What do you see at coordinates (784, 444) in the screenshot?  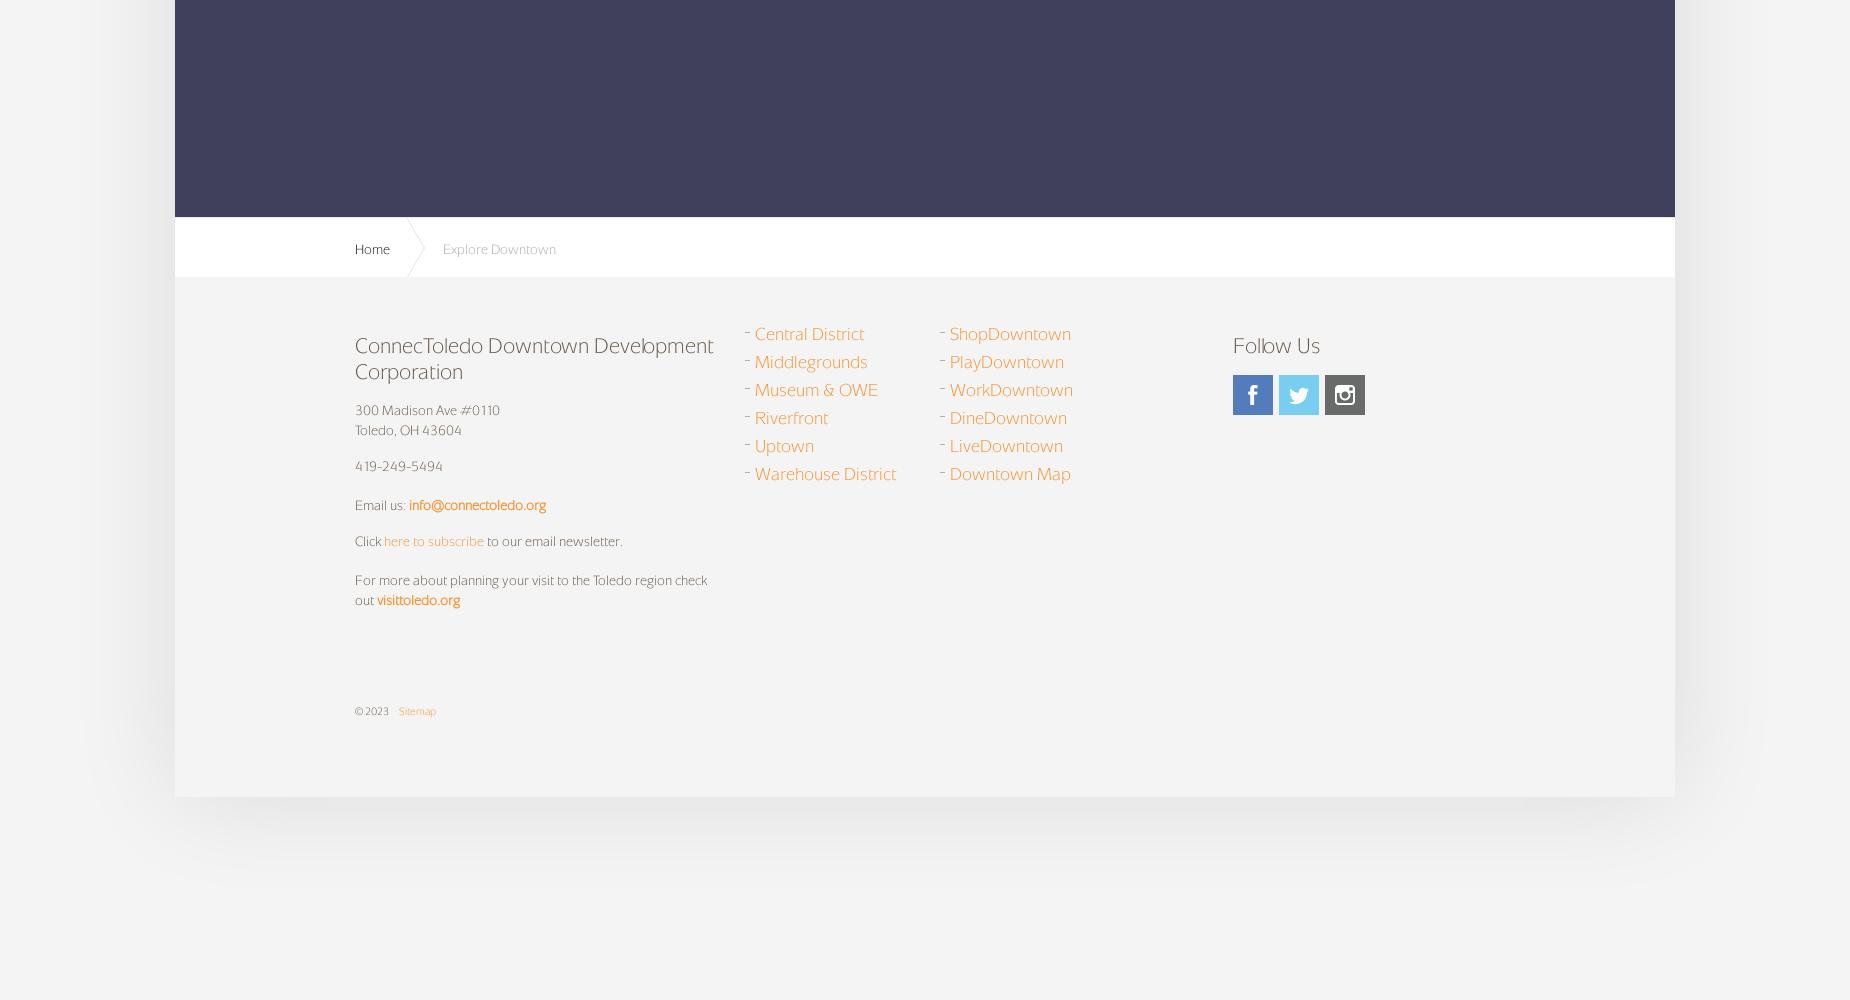 I see `'Uptown'` at bounding box center [784, 444].